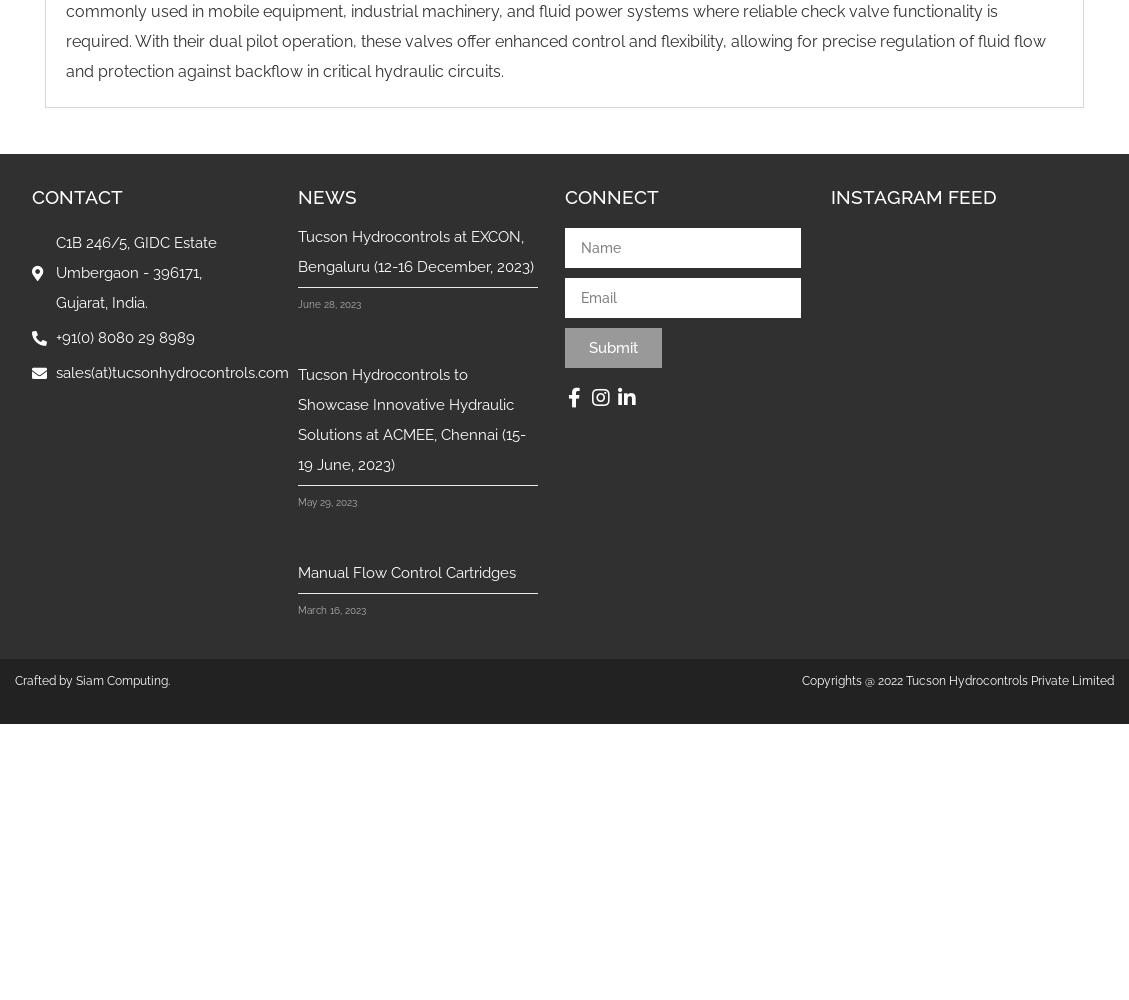 This screenshot has width=1129, height=1000. What do you see at coordinates (77, 195) in the screenshot?
I see `'CONTACT'` at bounding box center [77, 195].